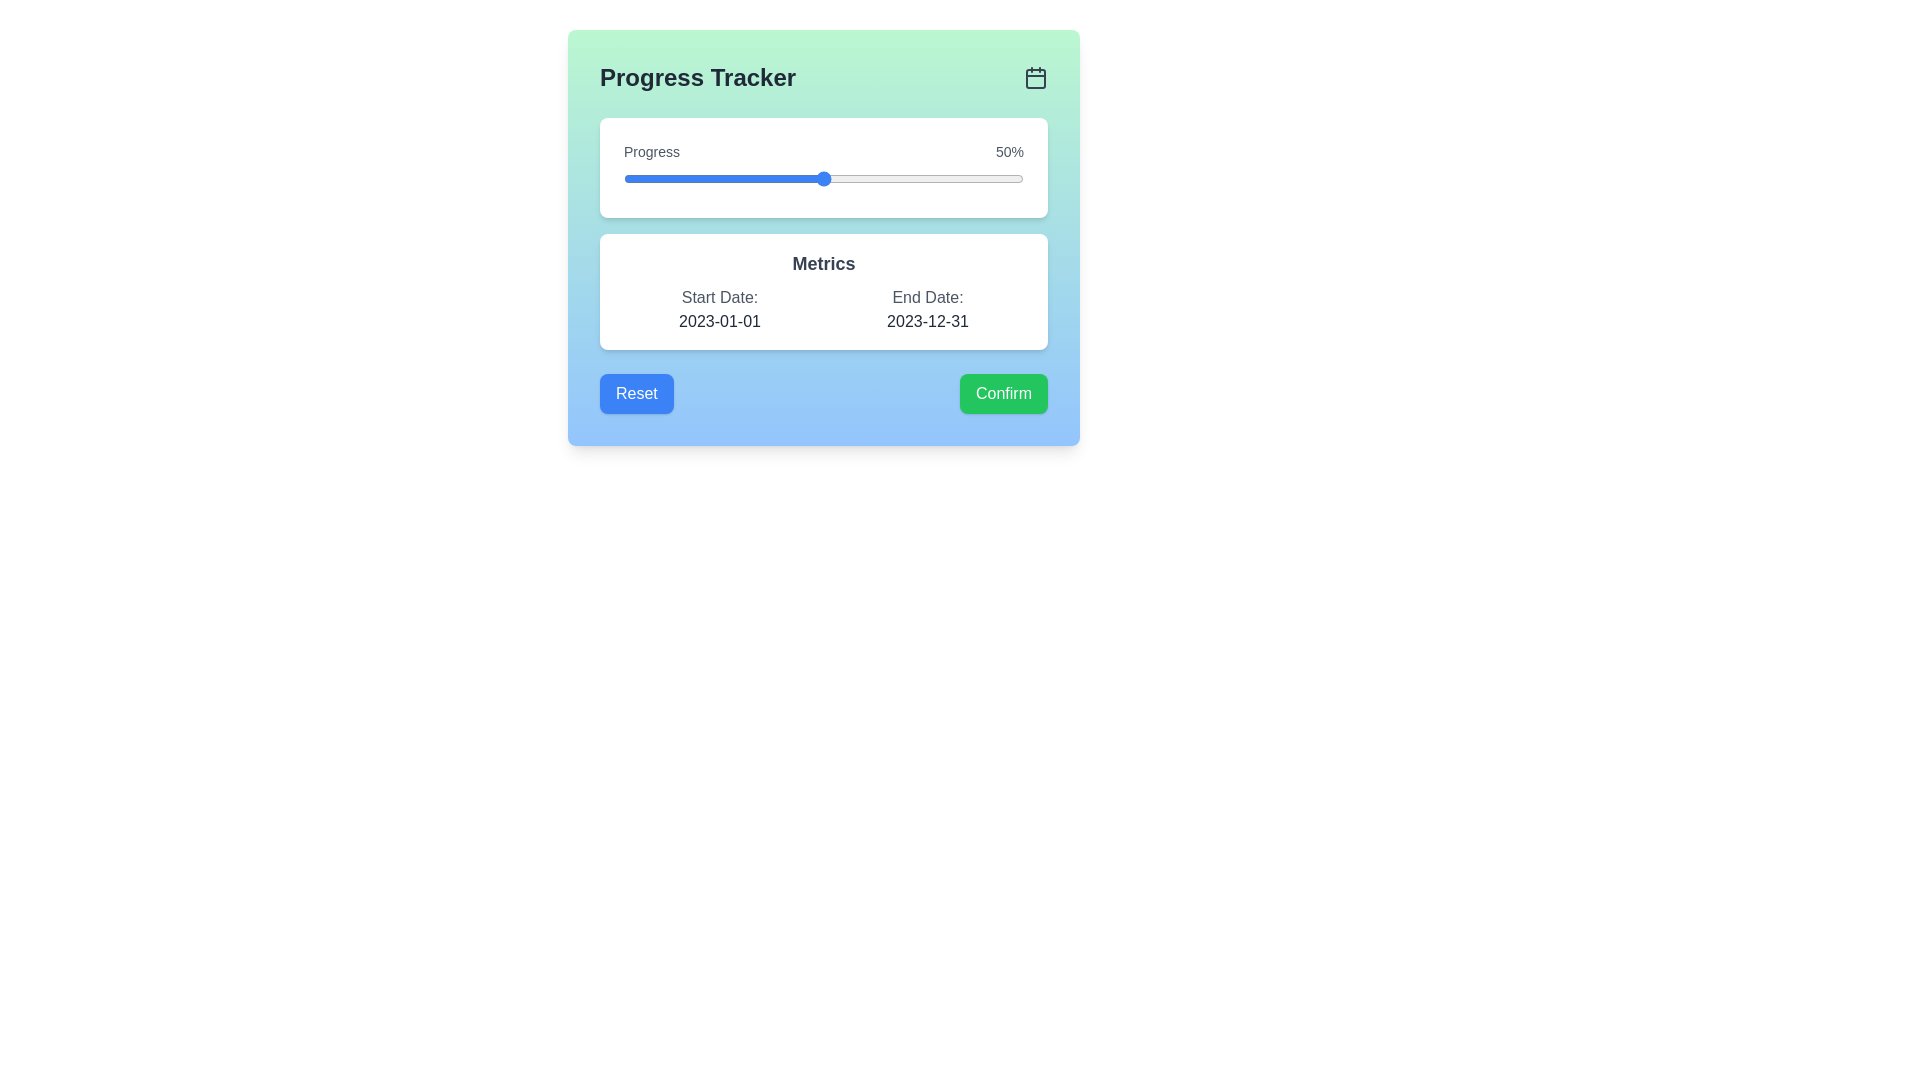  Describe the element at coordinates (926, 297) in the screenshot. I see `text label 'End Date:' located in the bottom section labeled 'Metrics', which is positioned to the right of 'Start Date' and above the date value '2023-12-31'` at that location.